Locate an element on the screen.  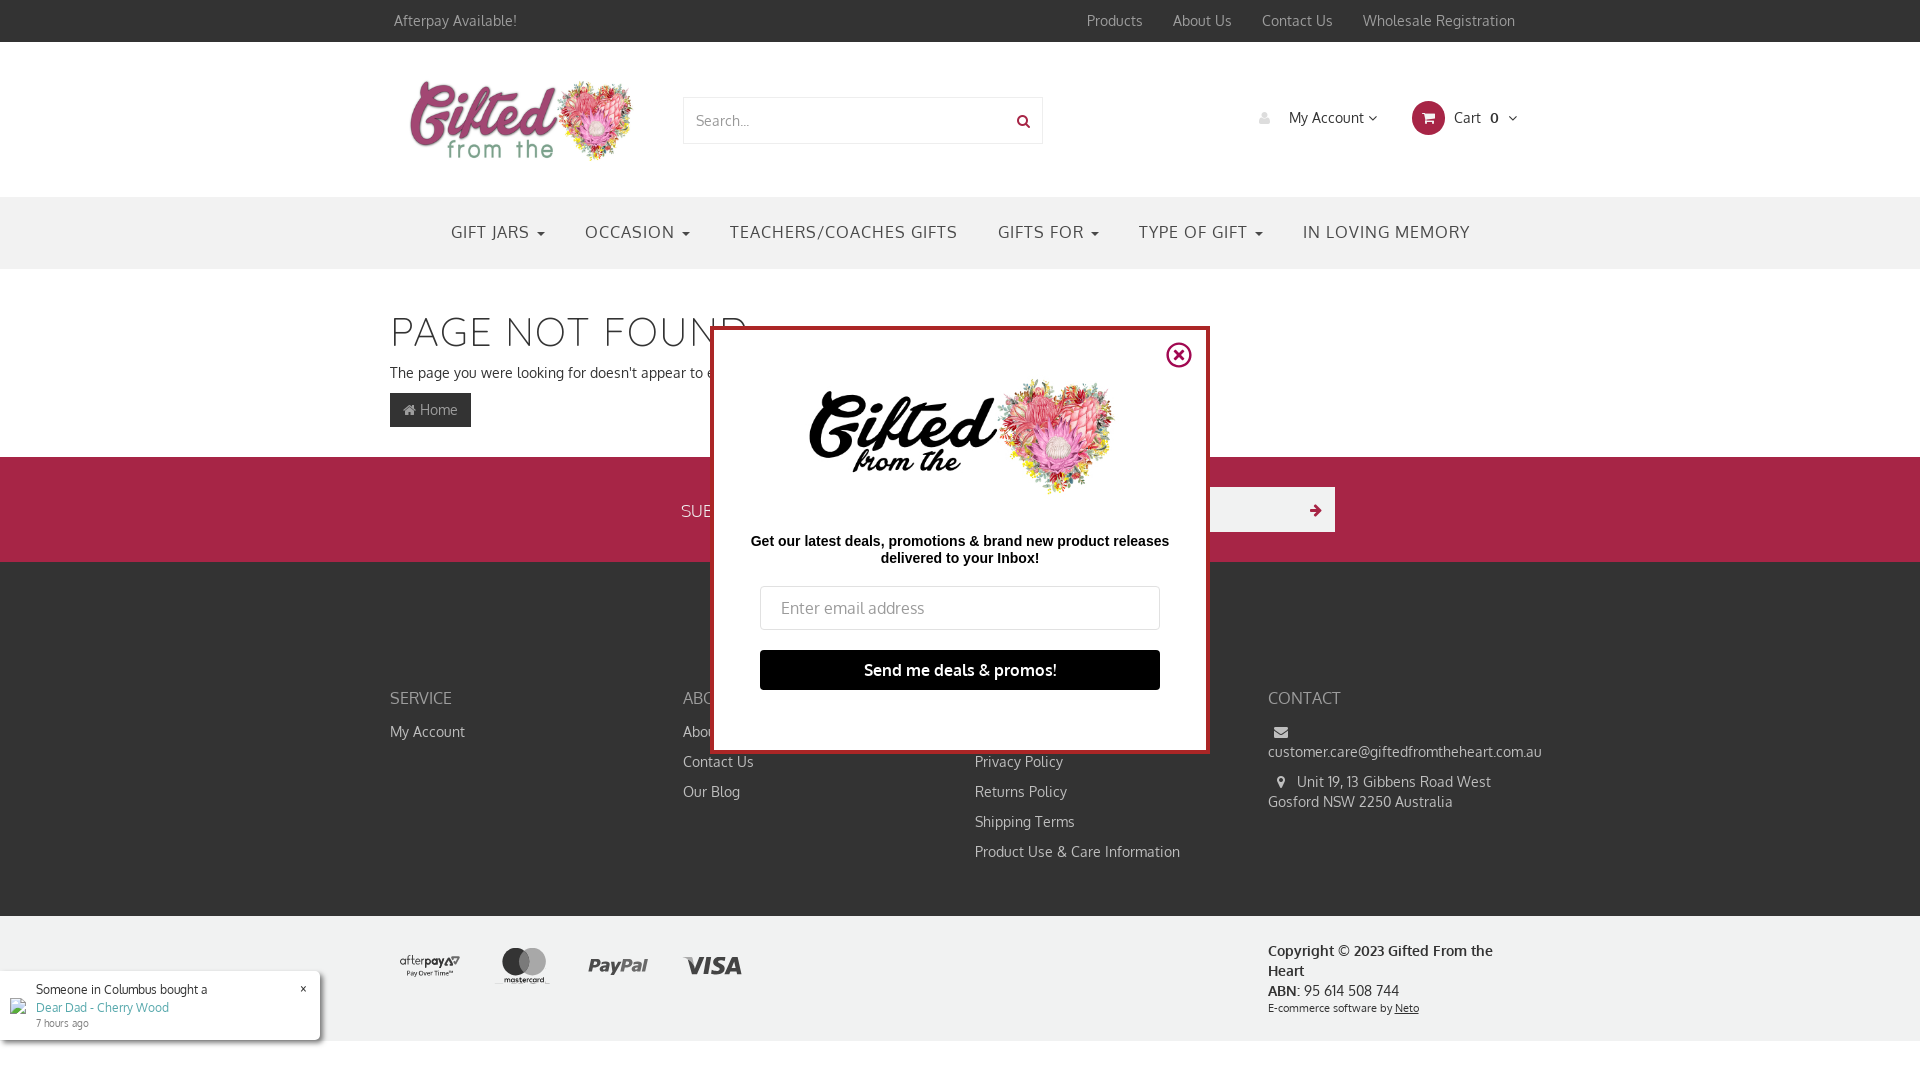
'customer.care@giftedfromtheheart.com.au' is located at coordinates (1390, 741).